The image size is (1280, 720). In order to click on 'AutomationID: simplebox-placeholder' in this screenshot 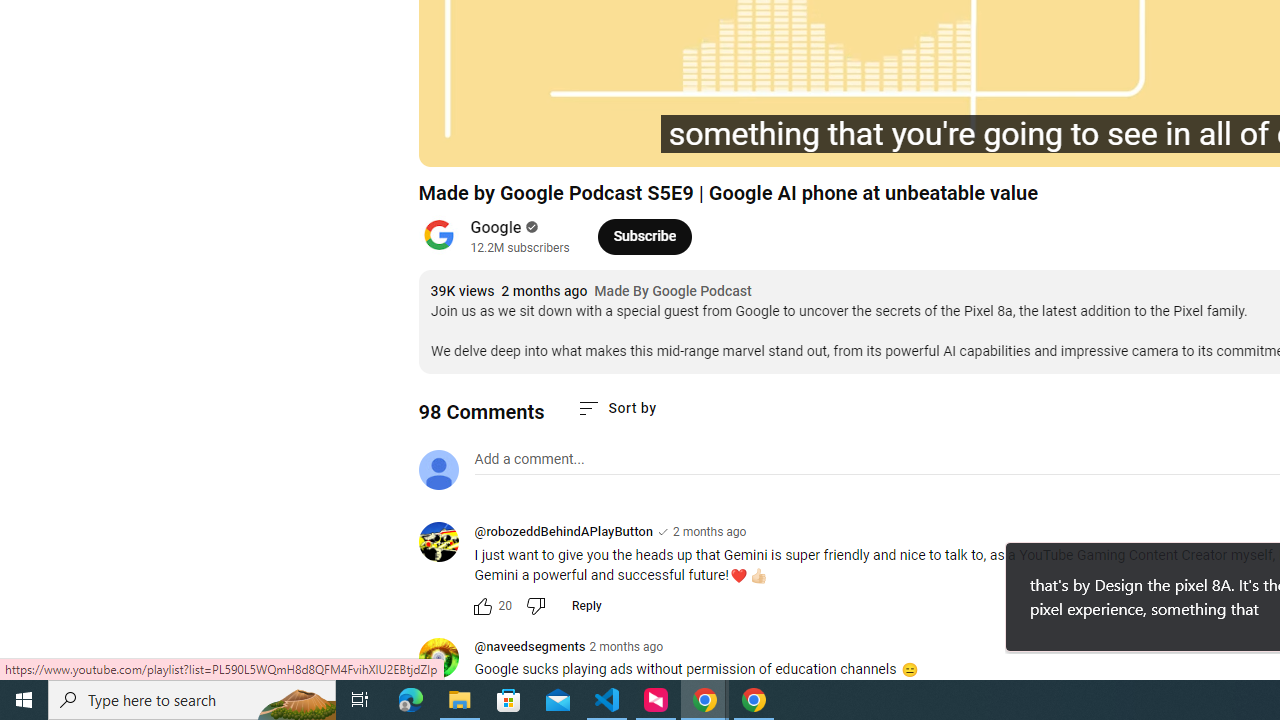, I will do `click(529, 459)`.